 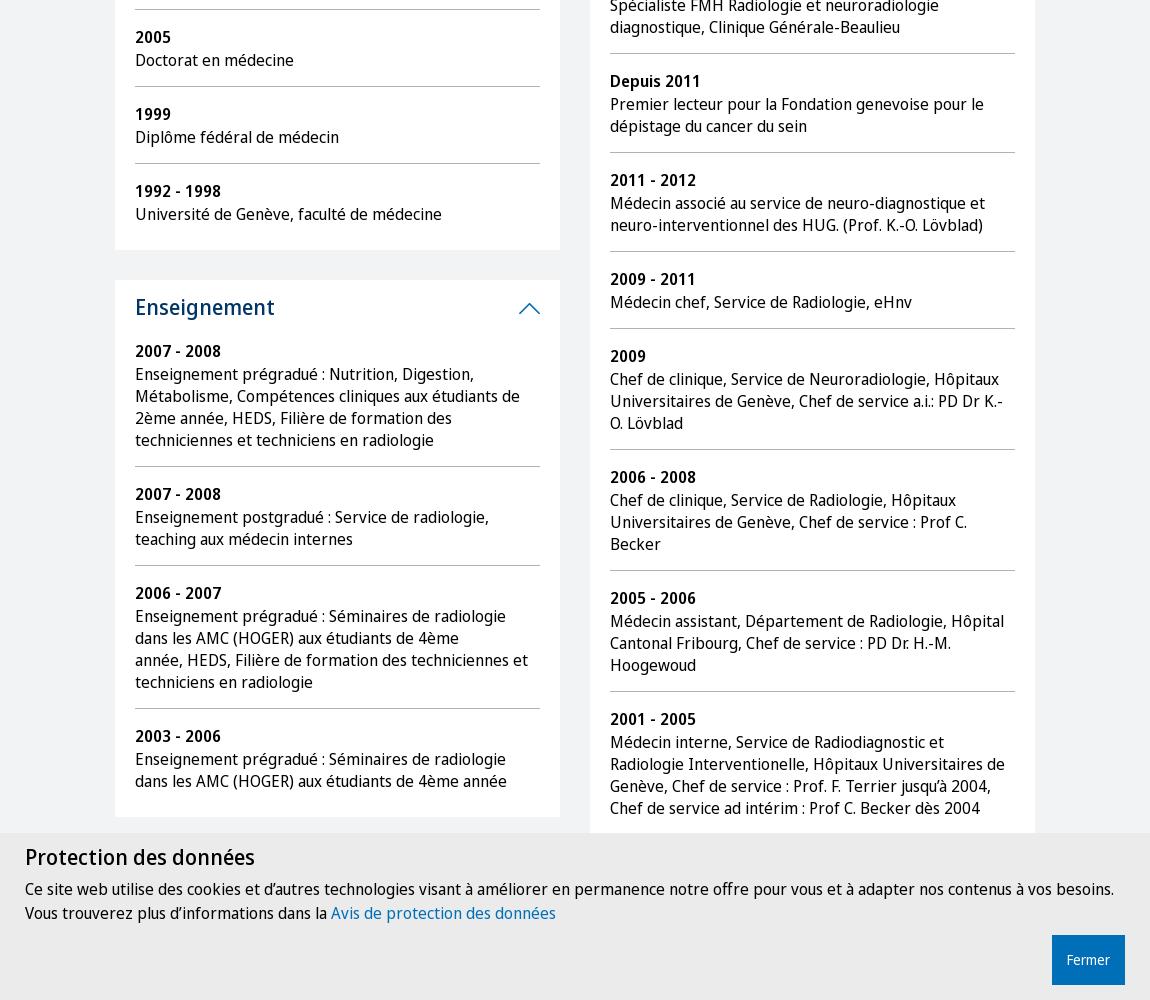 I want to click on 'Médecin assistant, Département de Radiologie, Hôpital Cantonal Fribourg, Chef de service : PD Dr. H.-M. Hoogewoud', so click(x=805, y=643).